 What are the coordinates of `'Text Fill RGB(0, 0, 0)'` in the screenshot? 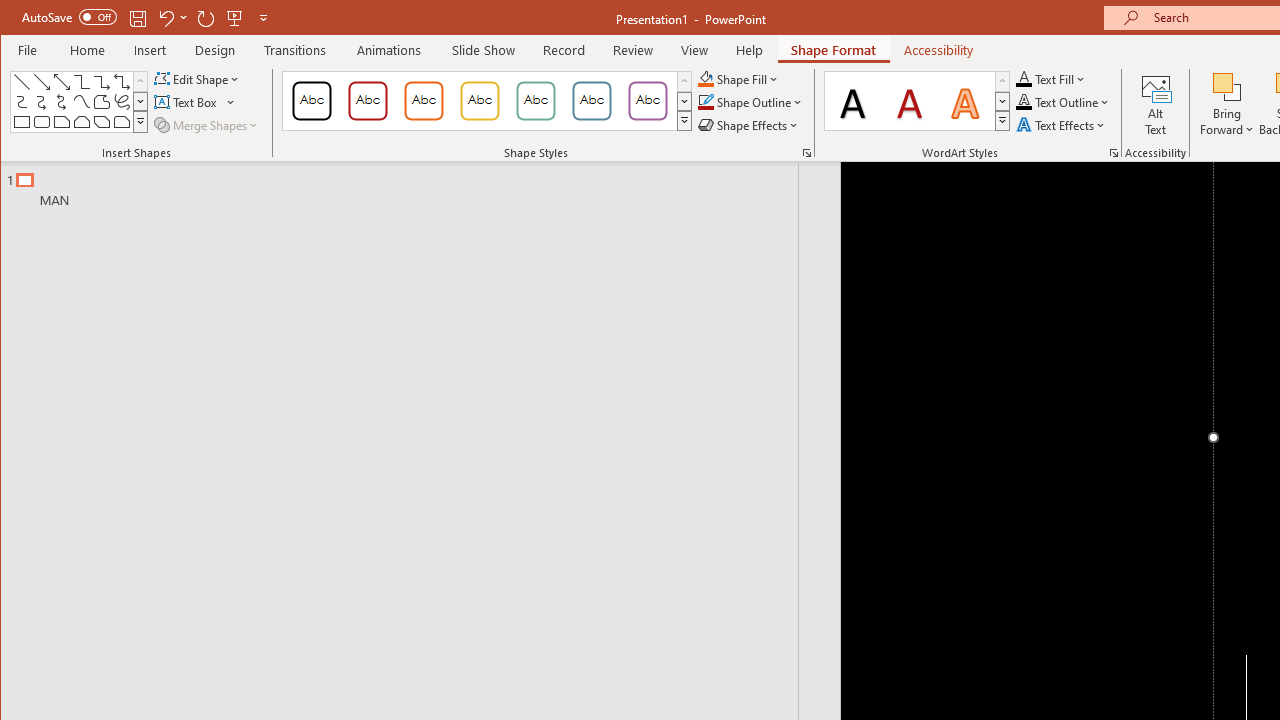 It's located at (1024, 78).